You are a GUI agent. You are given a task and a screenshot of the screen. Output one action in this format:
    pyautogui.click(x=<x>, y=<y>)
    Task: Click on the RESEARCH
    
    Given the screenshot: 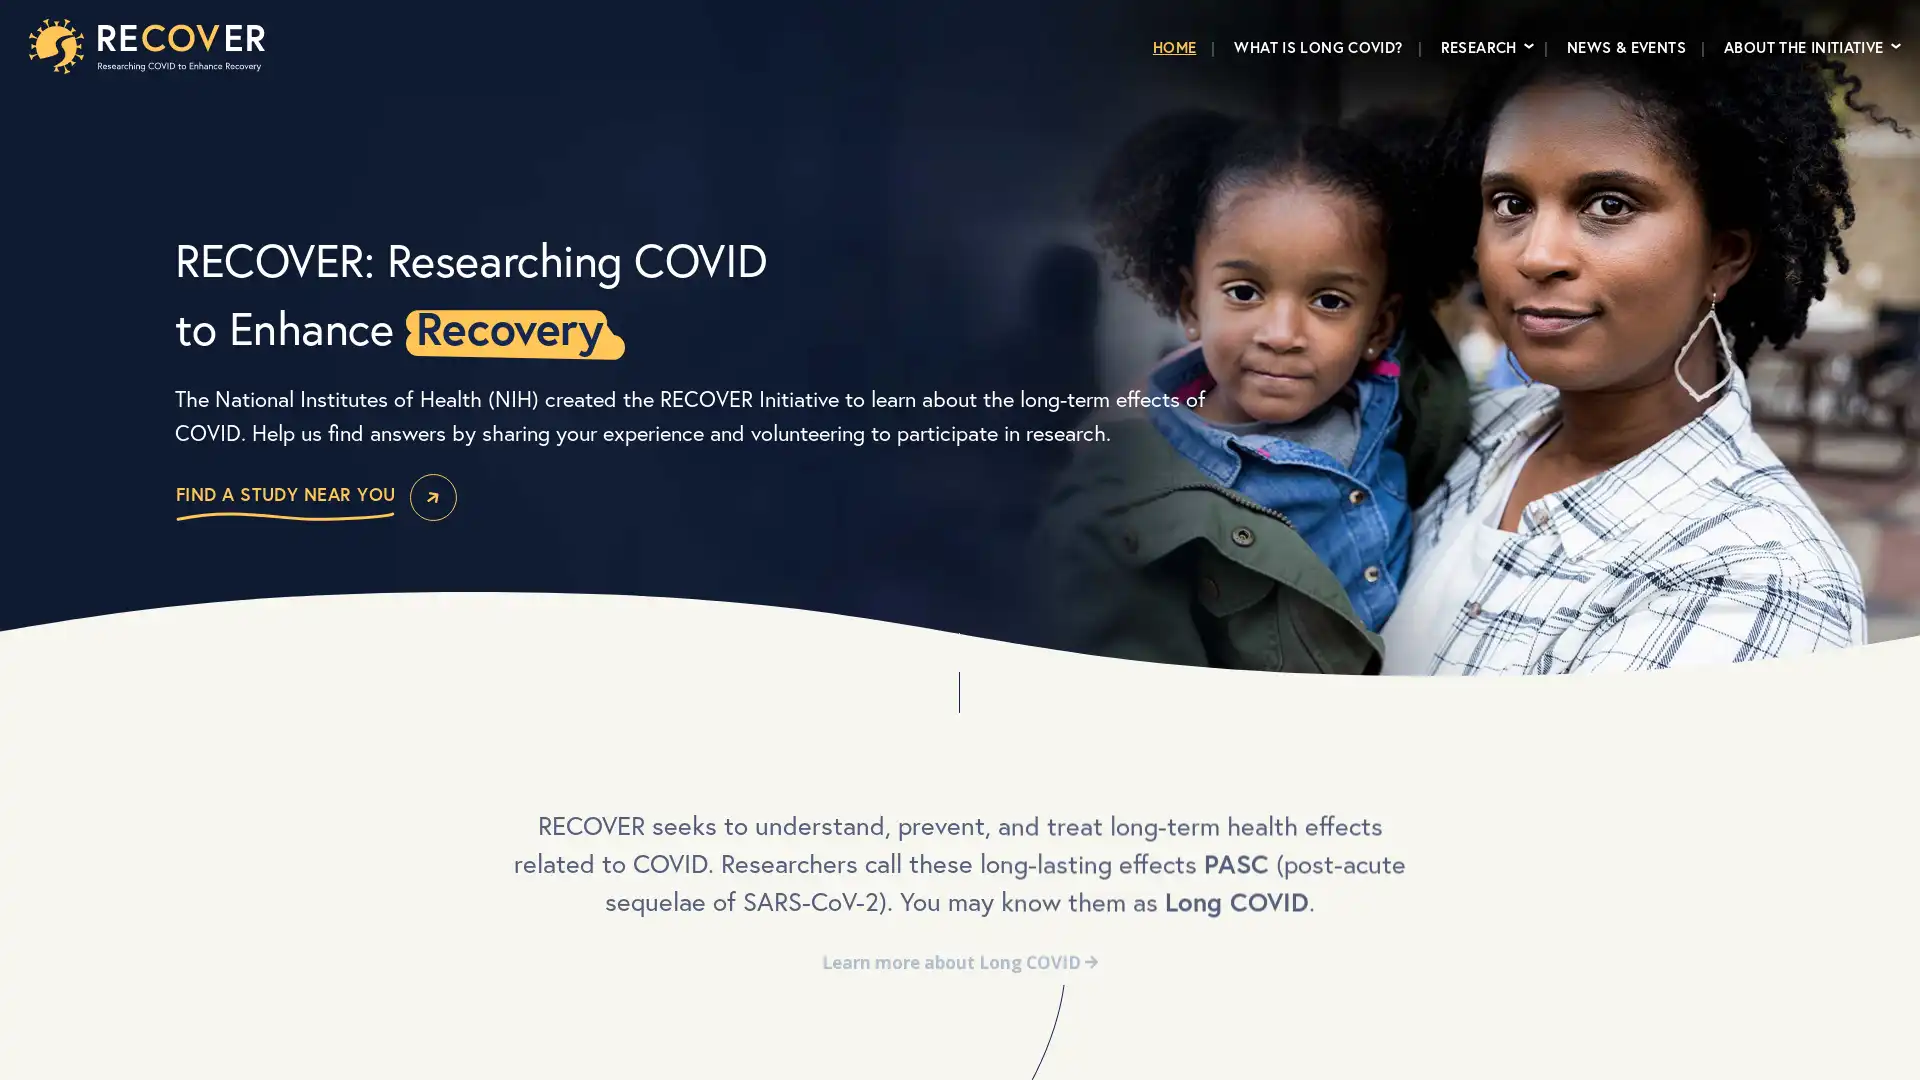 What is the action you would take?
    pyautogui.click(x=1482, y=45)
    